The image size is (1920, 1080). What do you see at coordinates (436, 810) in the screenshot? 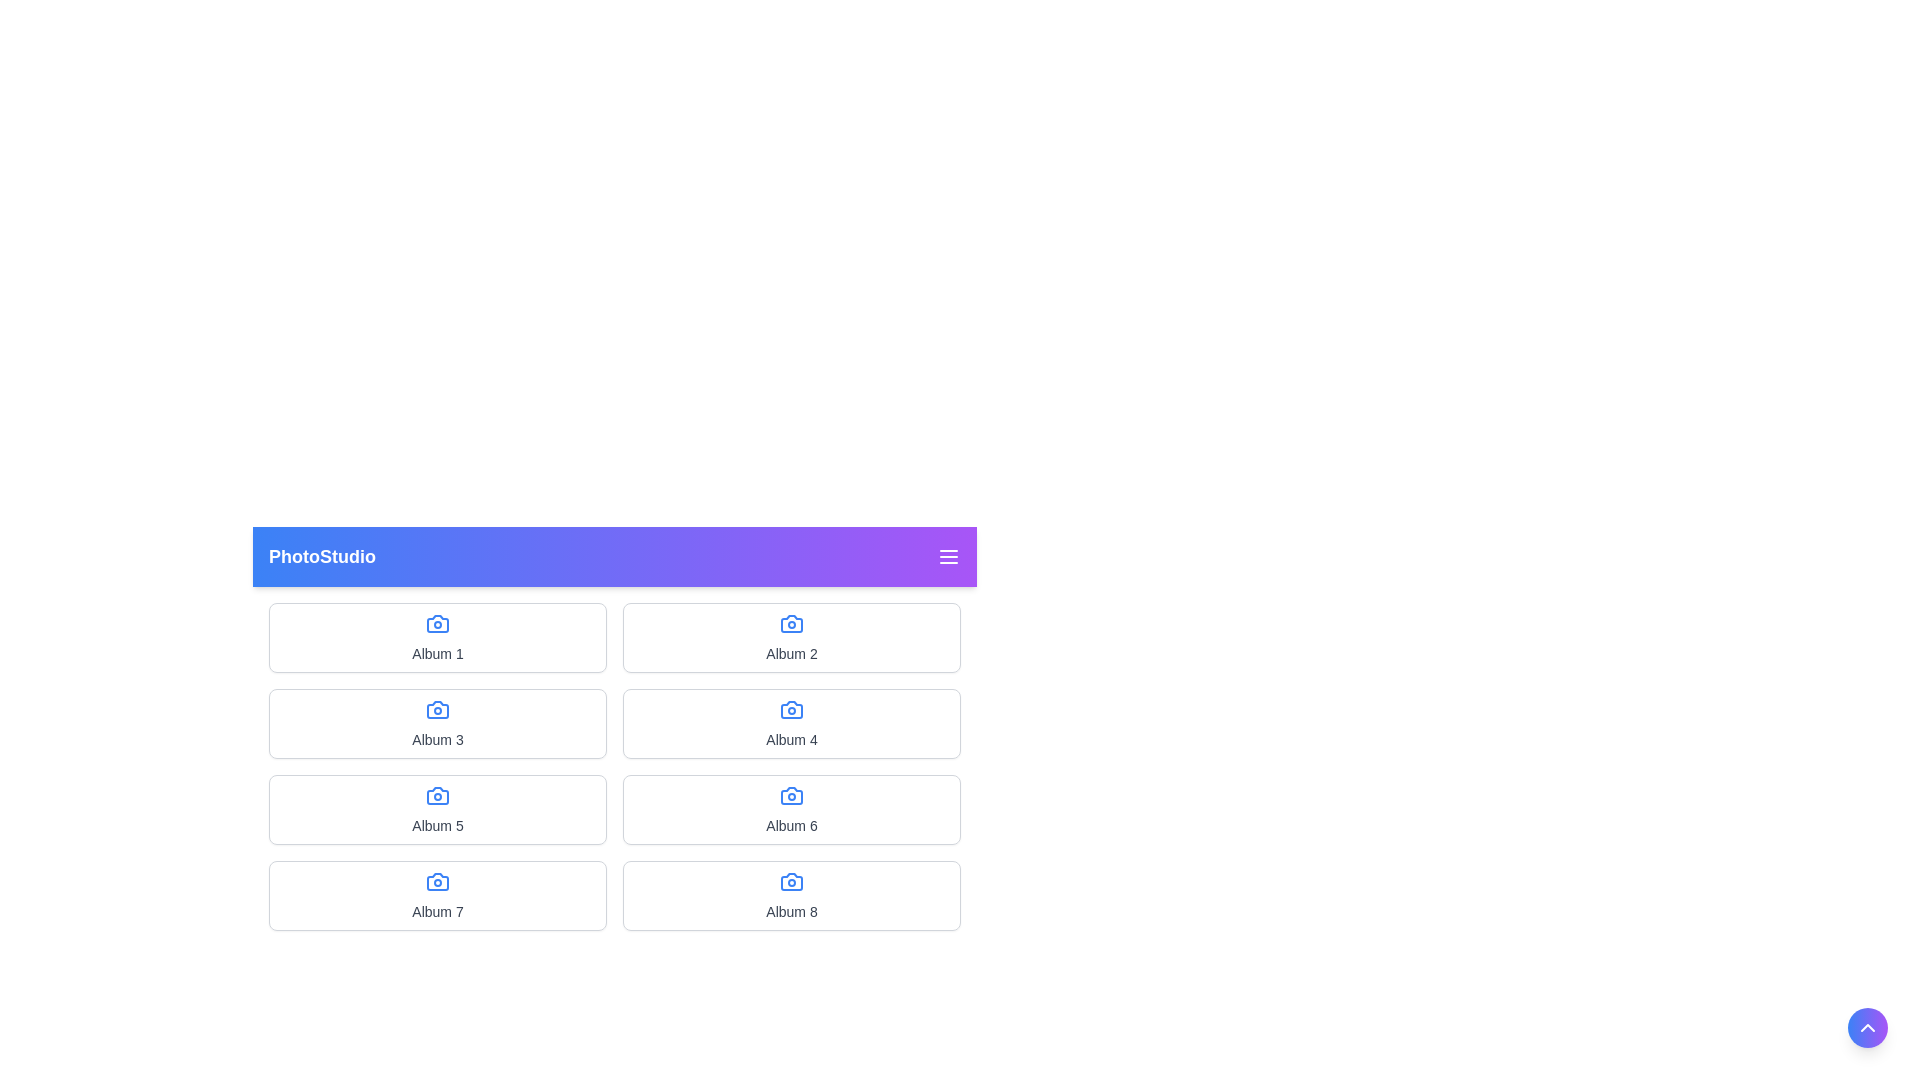
I see `the leftmost album card in the third row of the grid layout` at bounding box center [436, 810].